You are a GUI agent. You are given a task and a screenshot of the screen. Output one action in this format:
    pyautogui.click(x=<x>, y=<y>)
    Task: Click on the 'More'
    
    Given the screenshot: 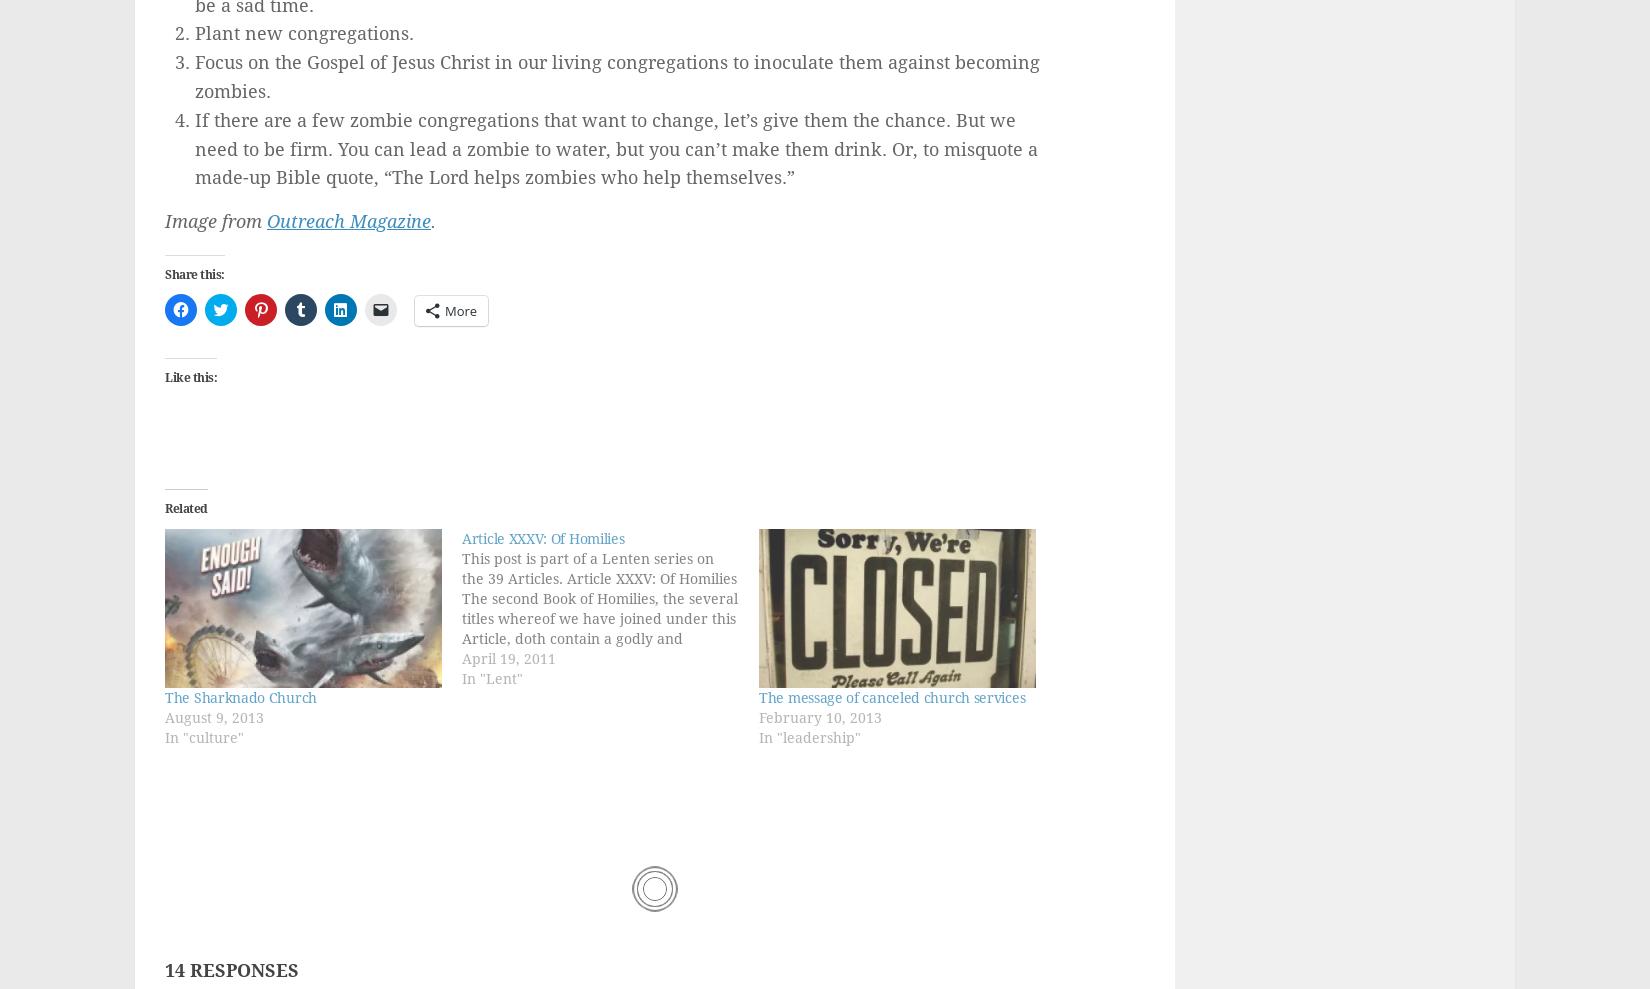 What is the action you would take?
    pyautogui.click(x=459, y=311)
    